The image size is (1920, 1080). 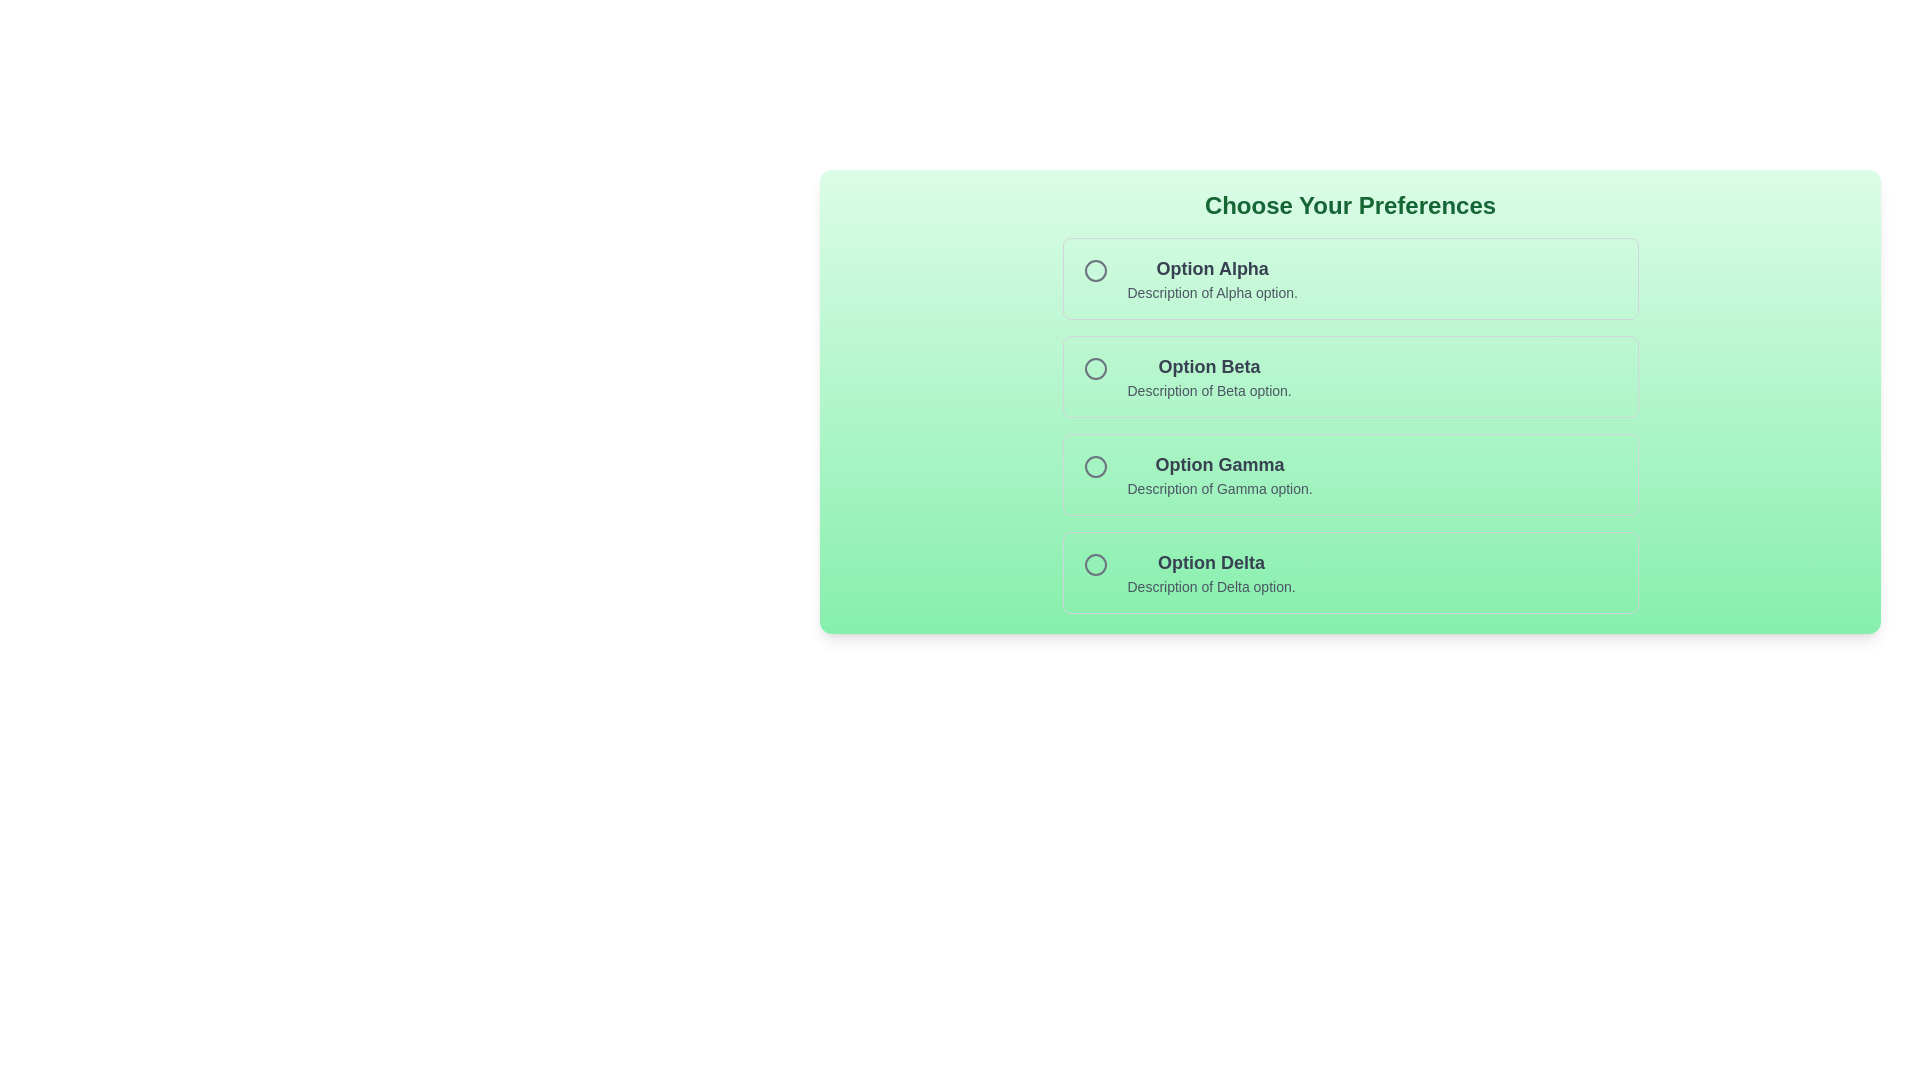 What do you see at coordinates (1350, 474) in the screenshot?
I see `the radio button of the third selectable option labeled 'Gamma' in the list under 'Choose Your Preferences'` at bounding box center [1350, 474].